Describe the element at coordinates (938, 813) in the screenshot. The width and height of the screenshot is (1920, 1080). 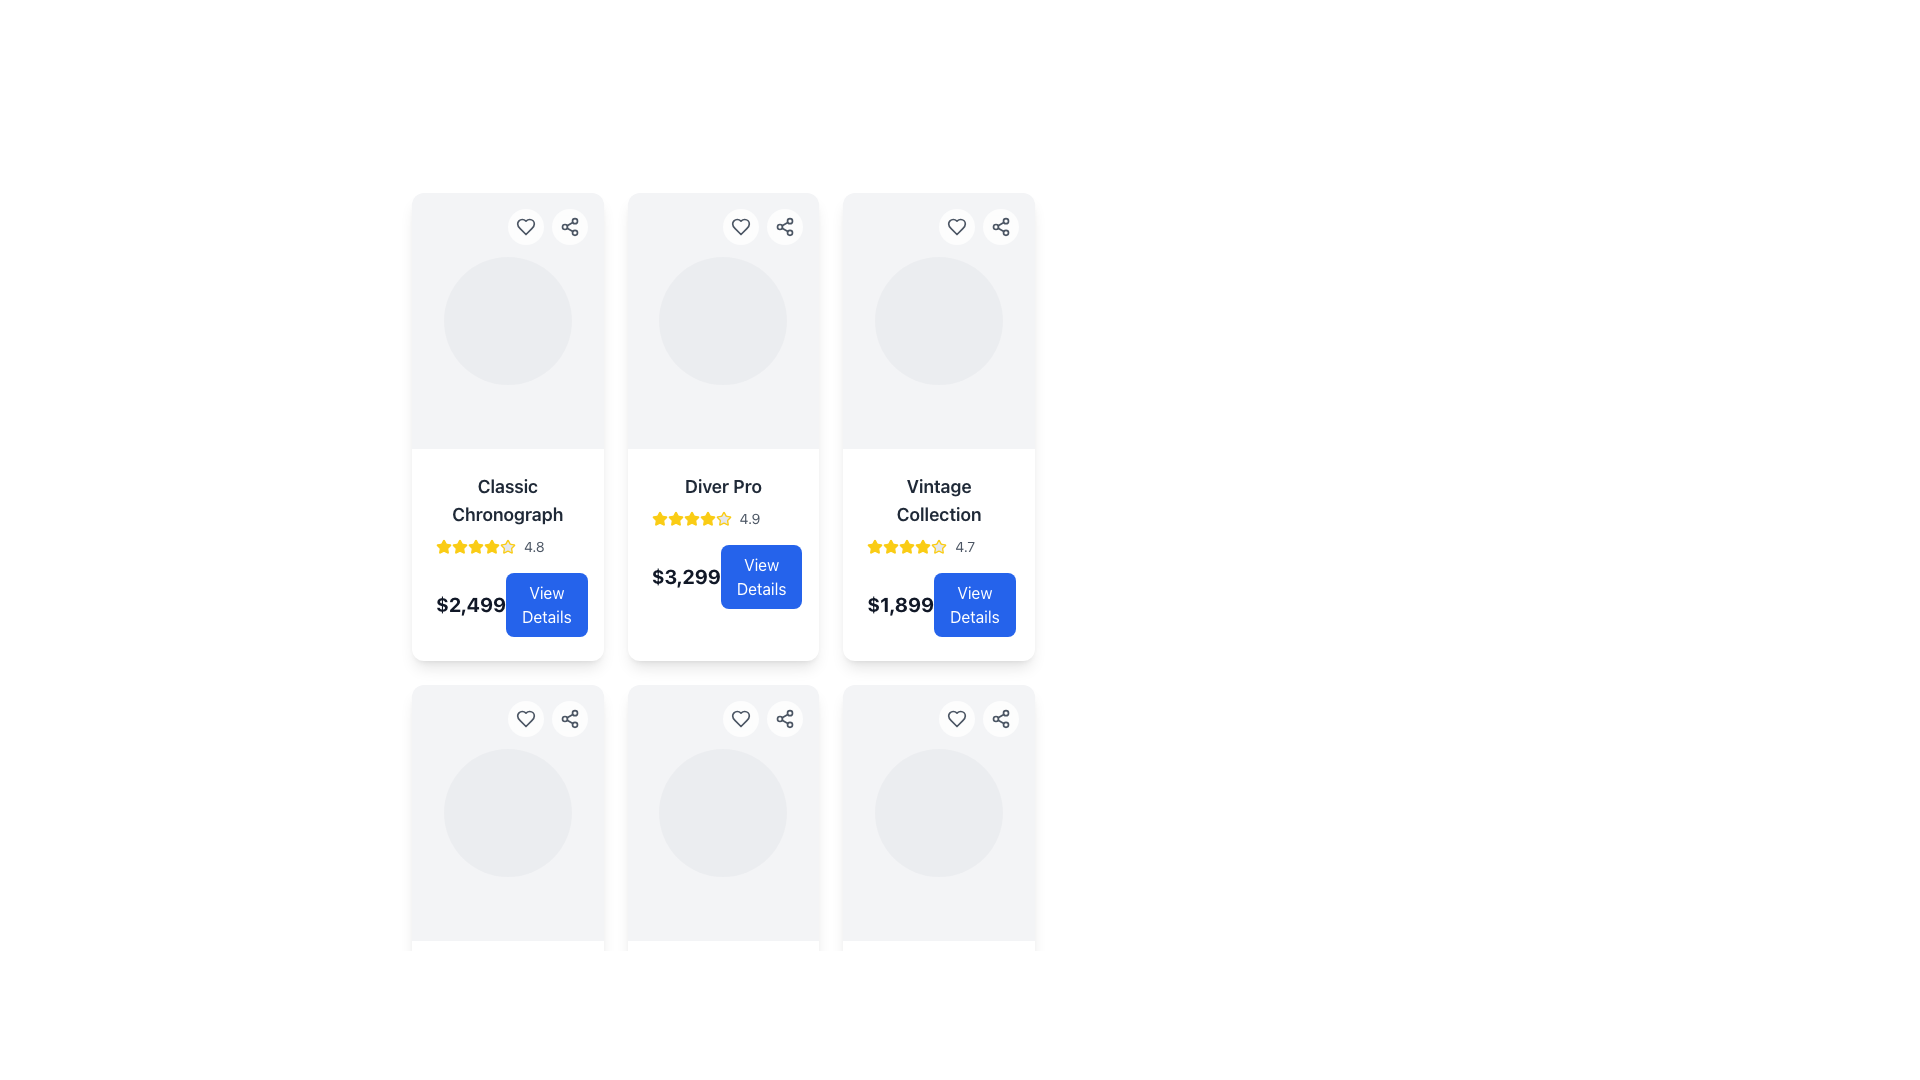
I see `the circular gray disc placeholder located at the center of the bottom-right card in a grid of cards` at that location.